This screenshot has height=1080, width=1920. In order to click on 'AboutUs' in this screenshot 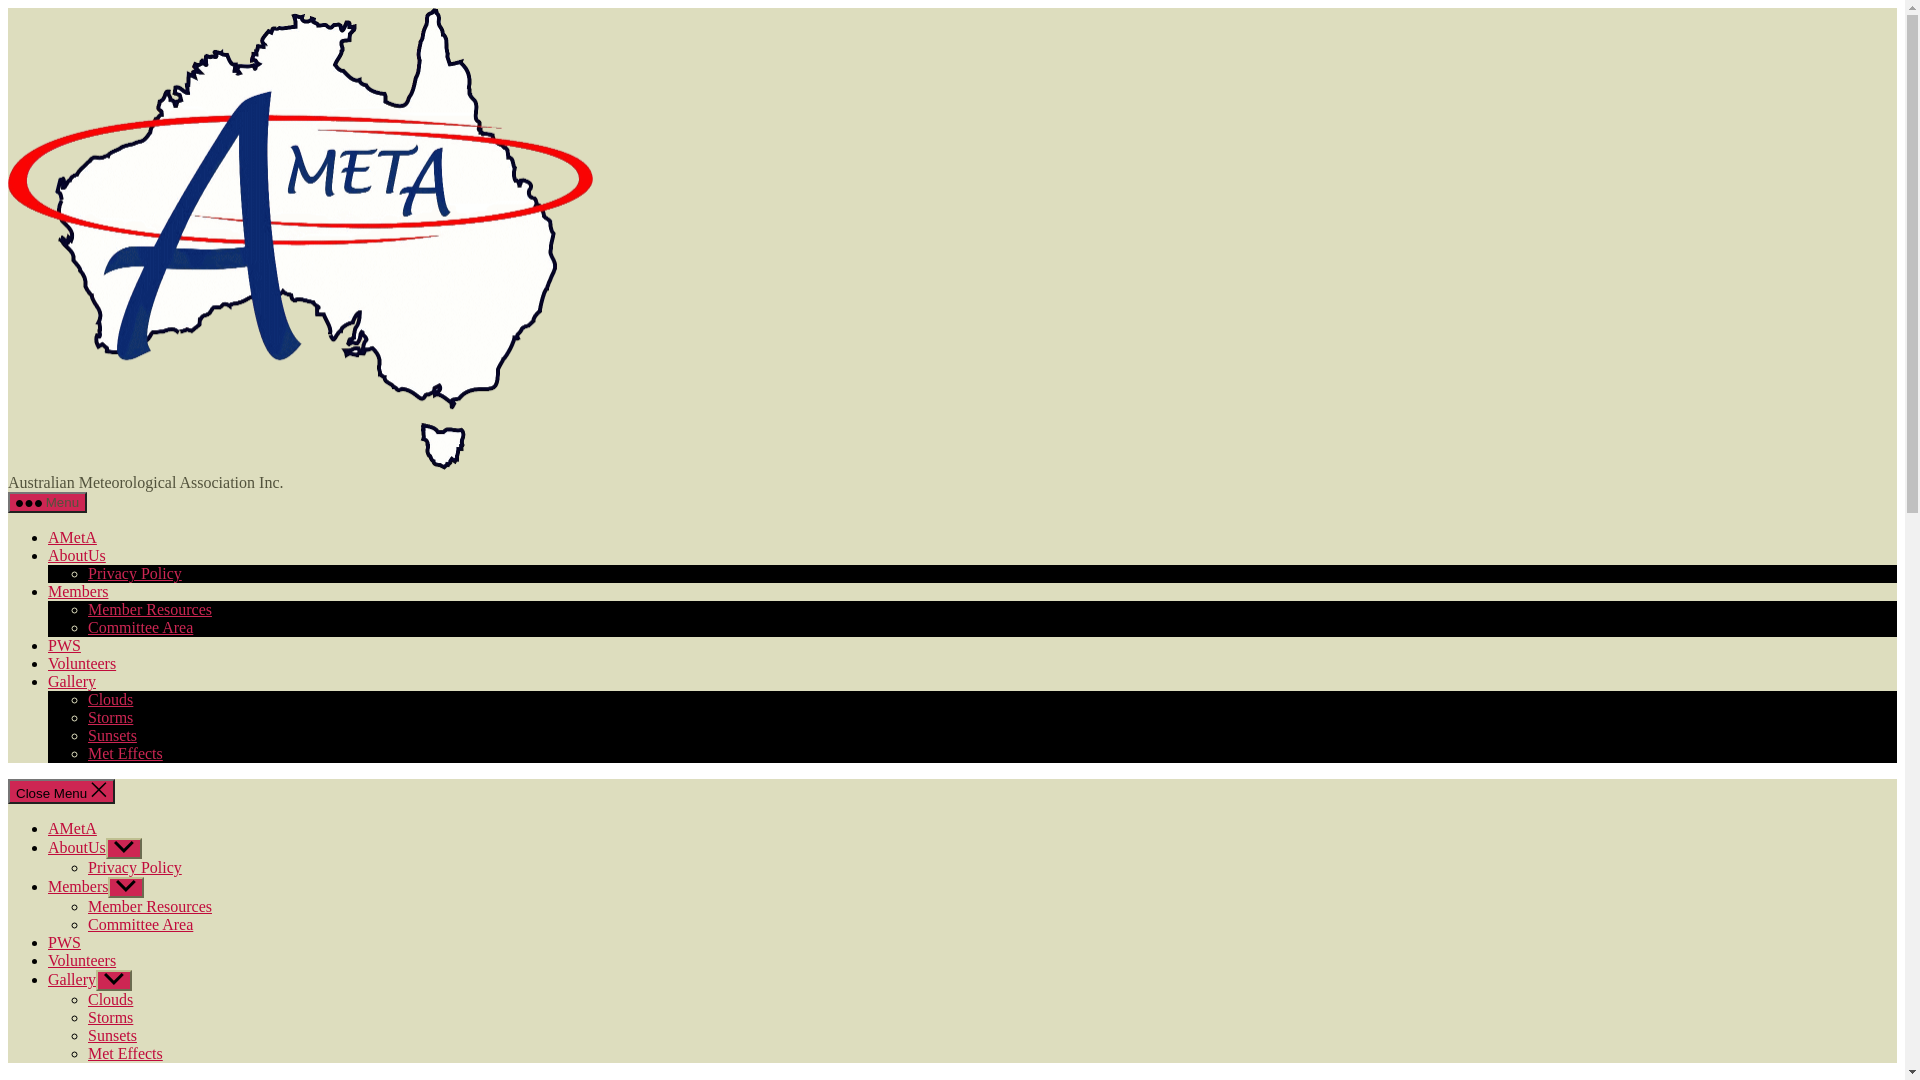, I will do `click(76, 555)`.